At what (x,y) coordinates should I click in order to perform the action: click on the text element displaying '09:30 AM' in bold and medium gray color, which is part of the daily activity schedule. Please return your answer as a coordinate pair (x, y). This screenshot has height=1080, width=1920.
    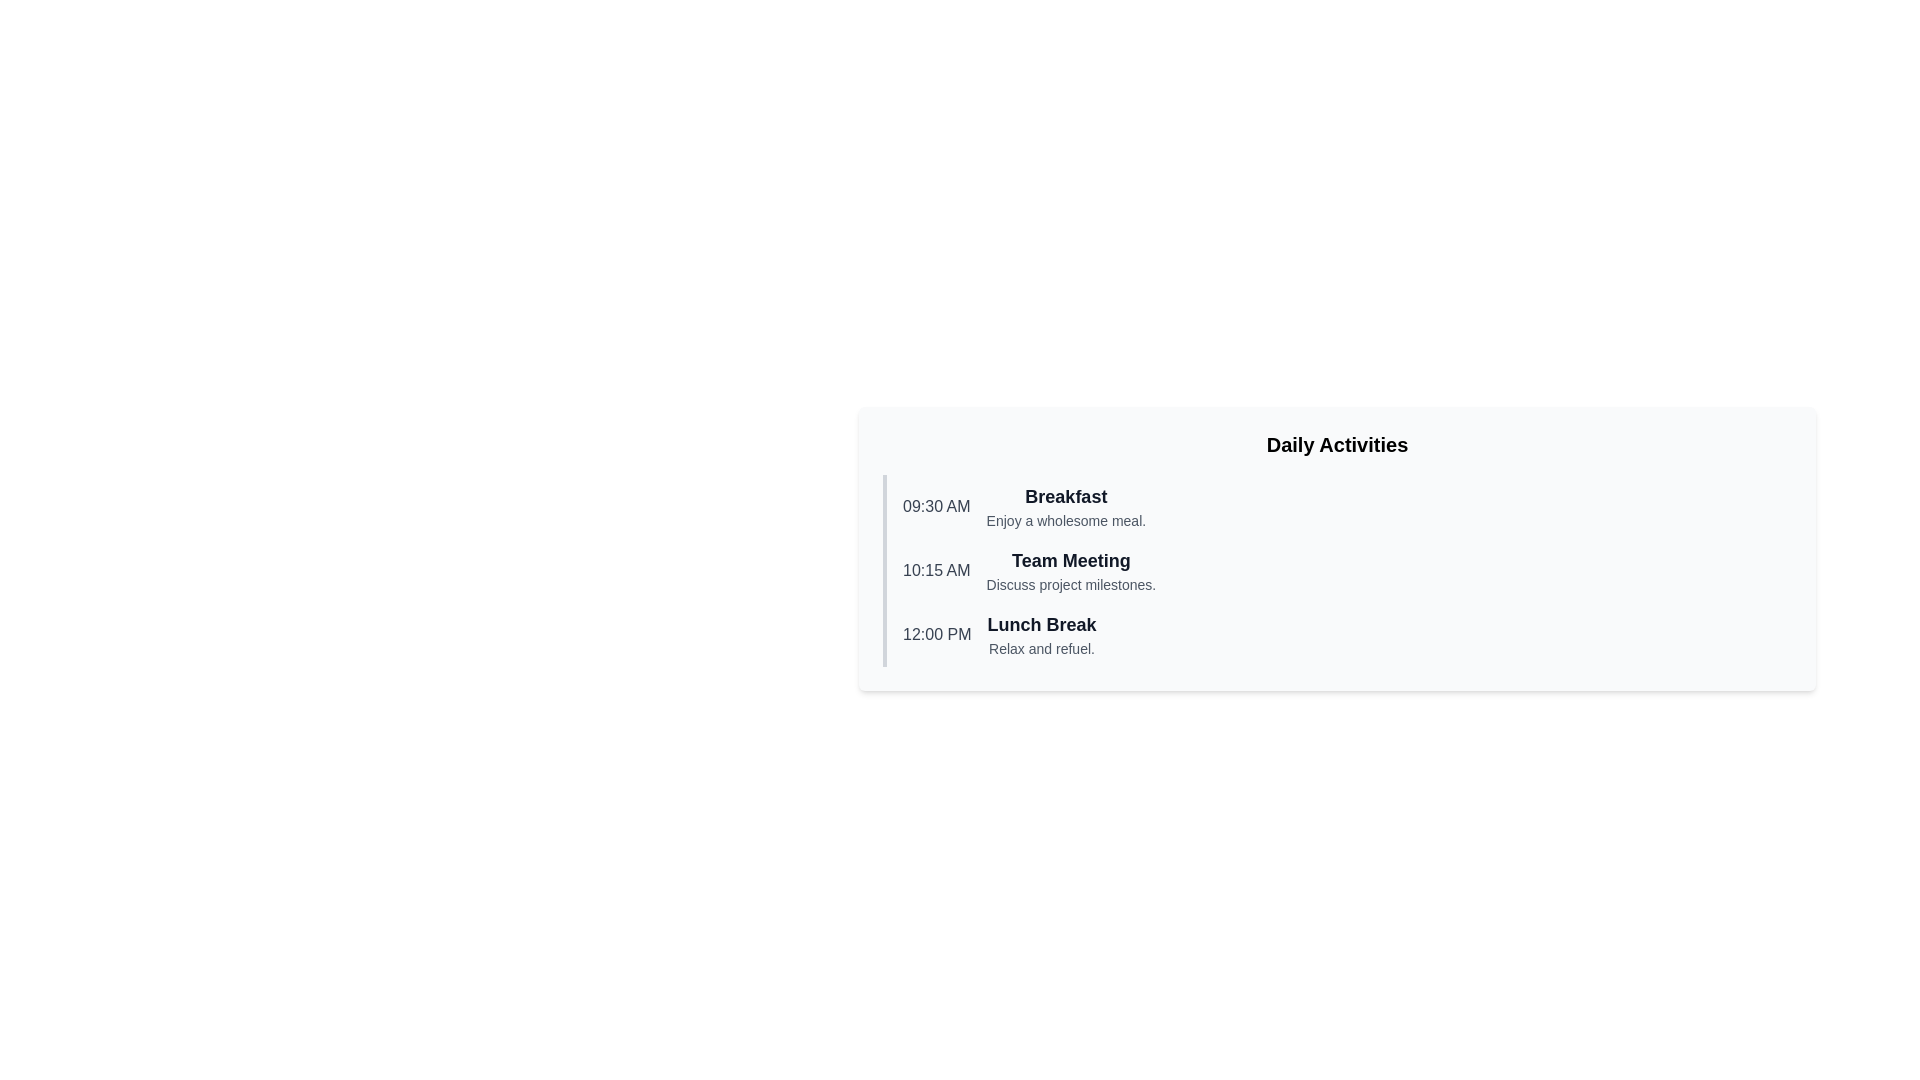
    Looking at the image, I should click on (935, 505).